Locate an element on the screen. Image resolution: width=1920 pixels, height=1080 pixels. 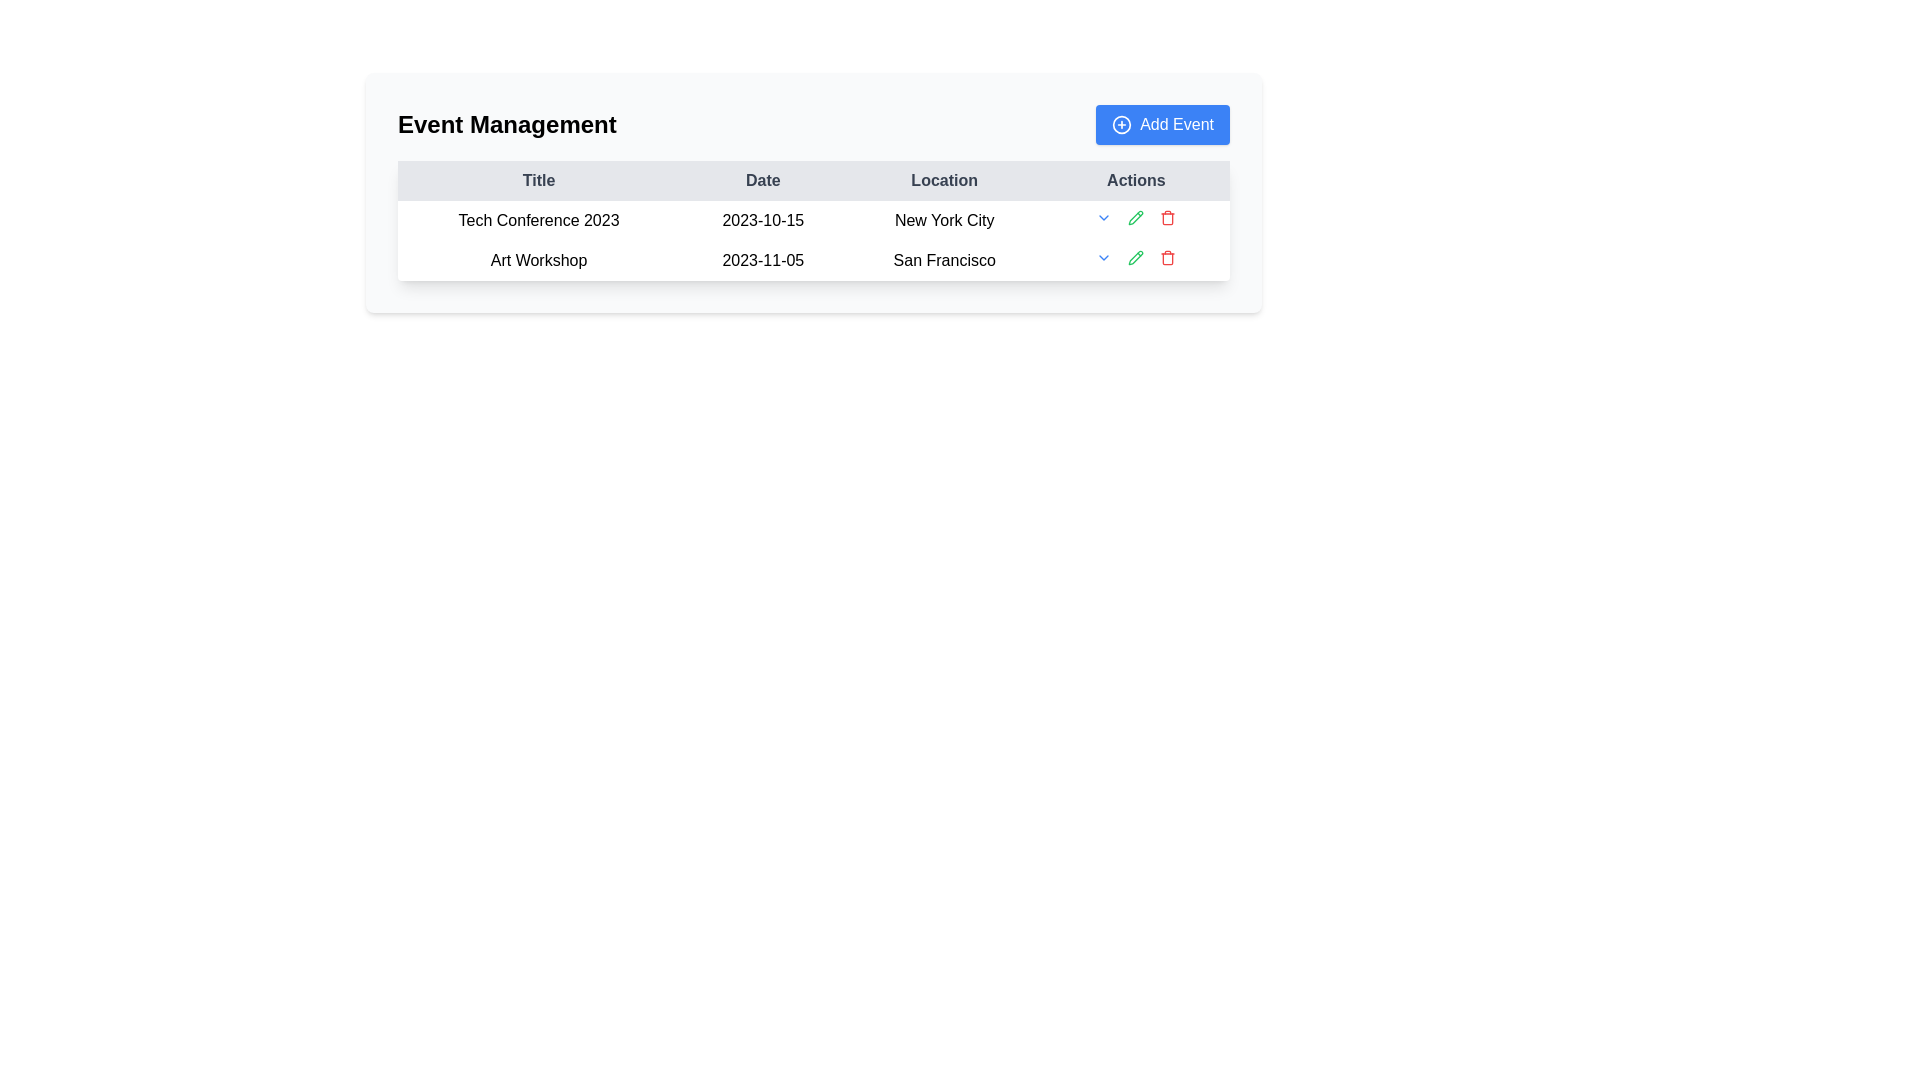
displayed text of the Static text label showing 'Title', which is part of the table header aligned to the left of the 'Date' column is located at coordinates (539, 181).